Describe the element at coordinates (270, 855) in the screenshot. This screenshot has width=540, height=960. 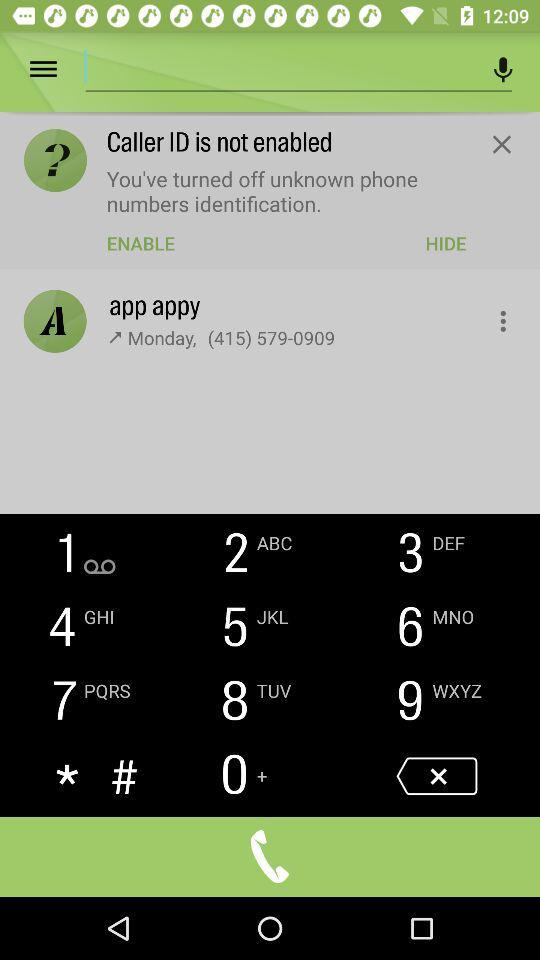
I see `begin call` at that location.